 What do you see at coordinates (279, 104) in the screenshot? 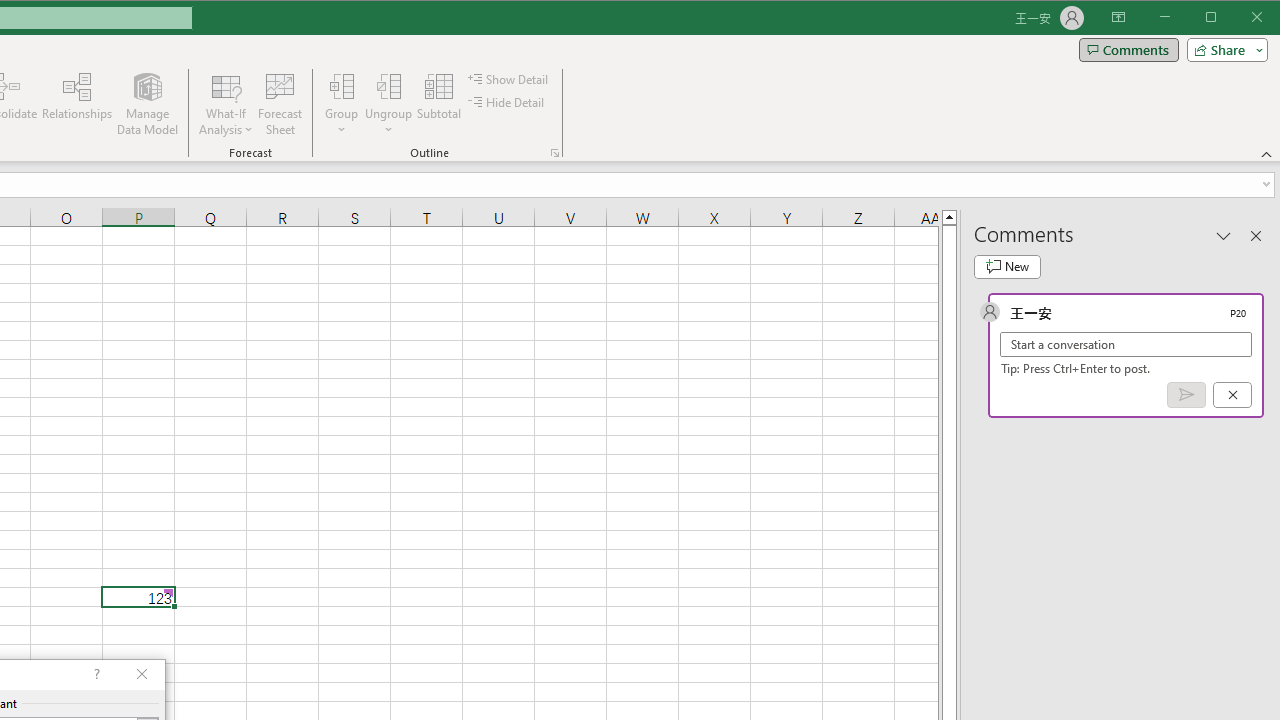
I see `'Forecast Sheet'` at bounding box center [279, 104].